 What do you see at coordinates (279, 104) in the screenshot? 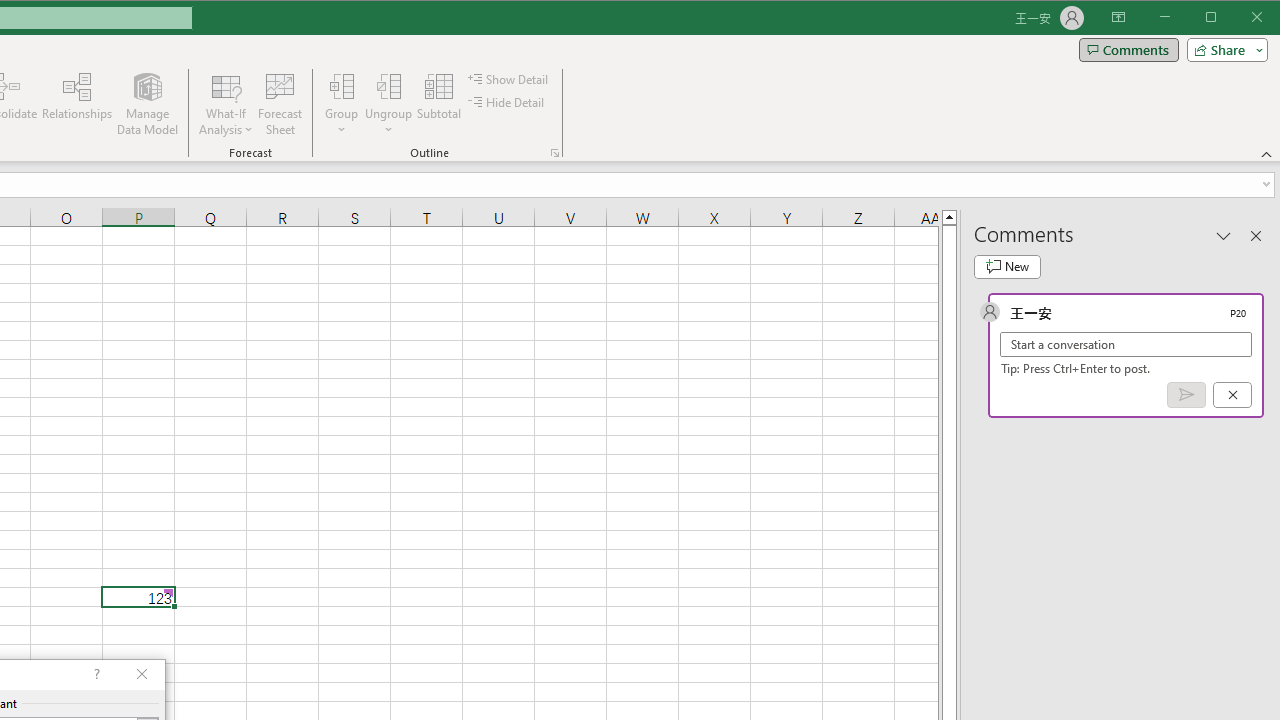
I see `'Forecast Sheet'` at bounding box center [279, 104].